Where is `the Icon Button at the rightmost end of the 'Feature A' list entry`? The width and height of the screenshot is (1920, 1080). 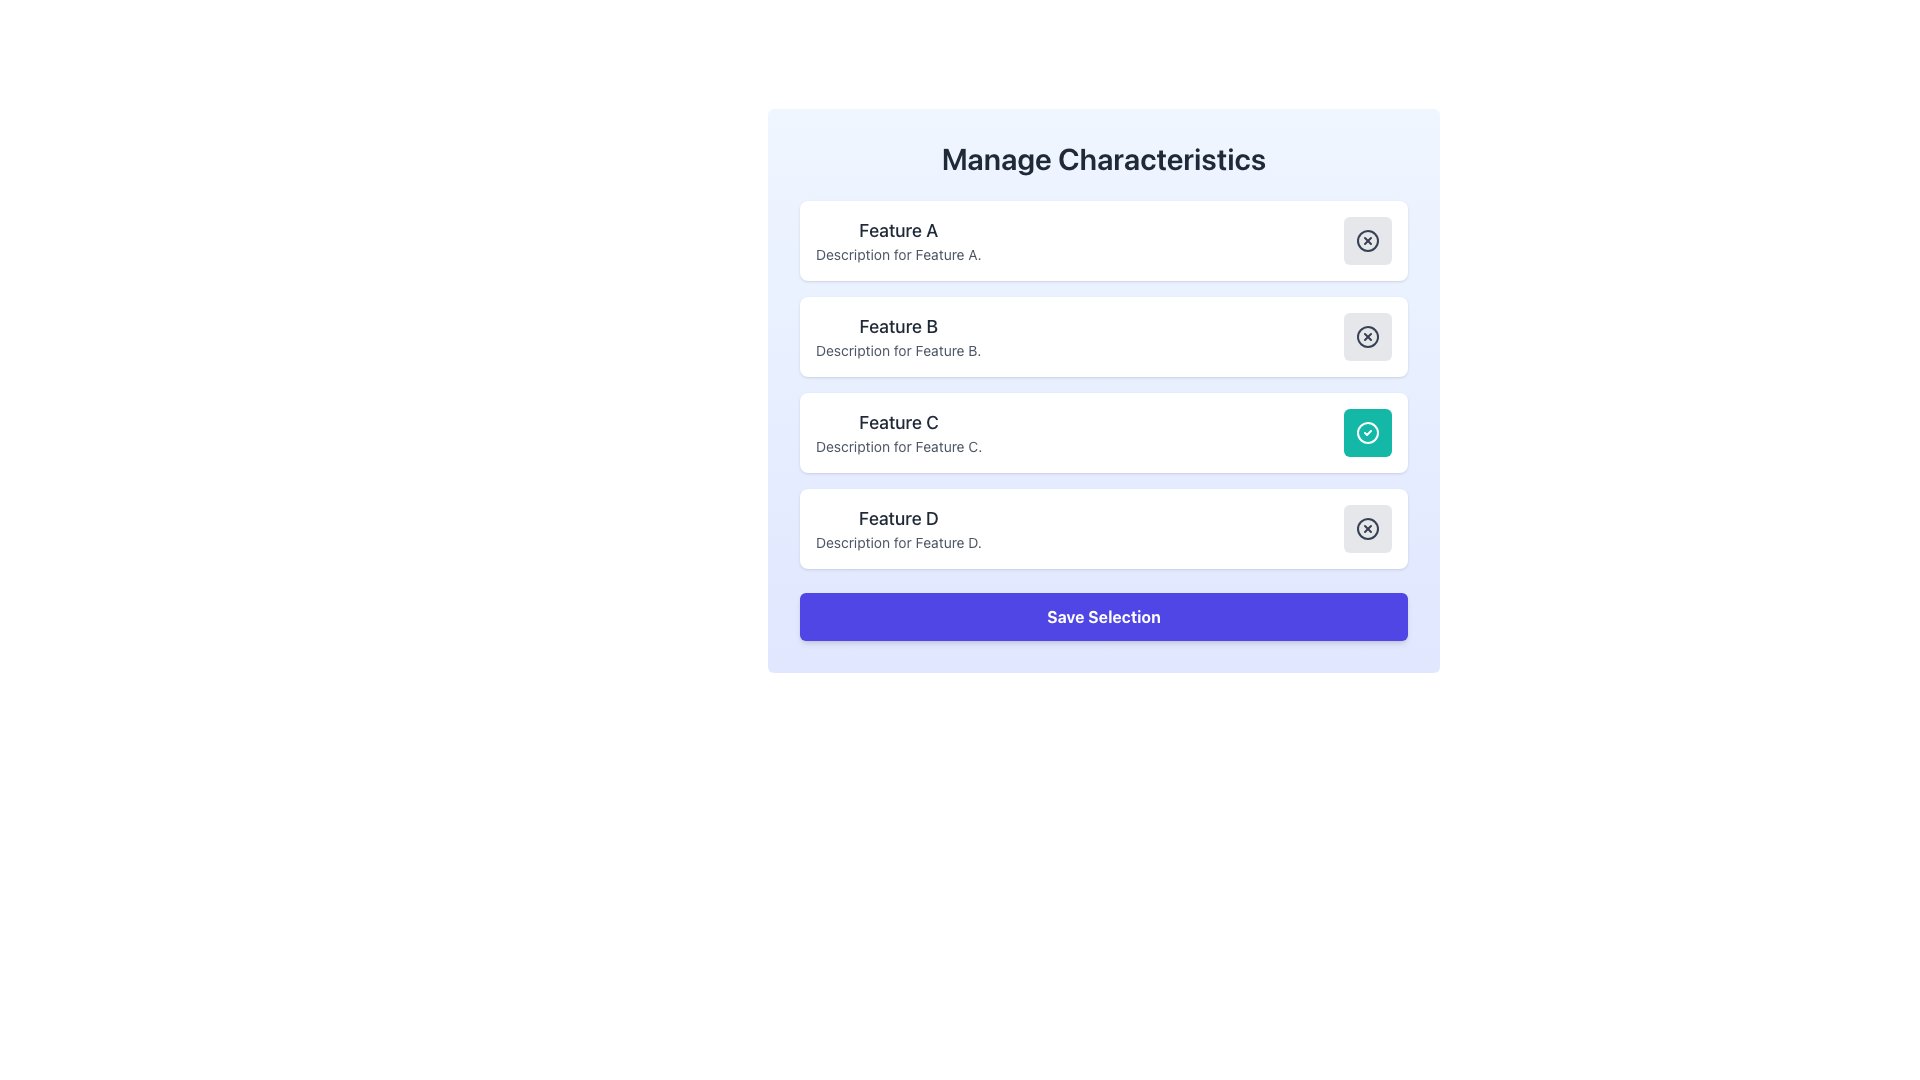
the Icon Button at the rightmost end of the 'Feature A' list entry is located at coordinates (1367, 239).